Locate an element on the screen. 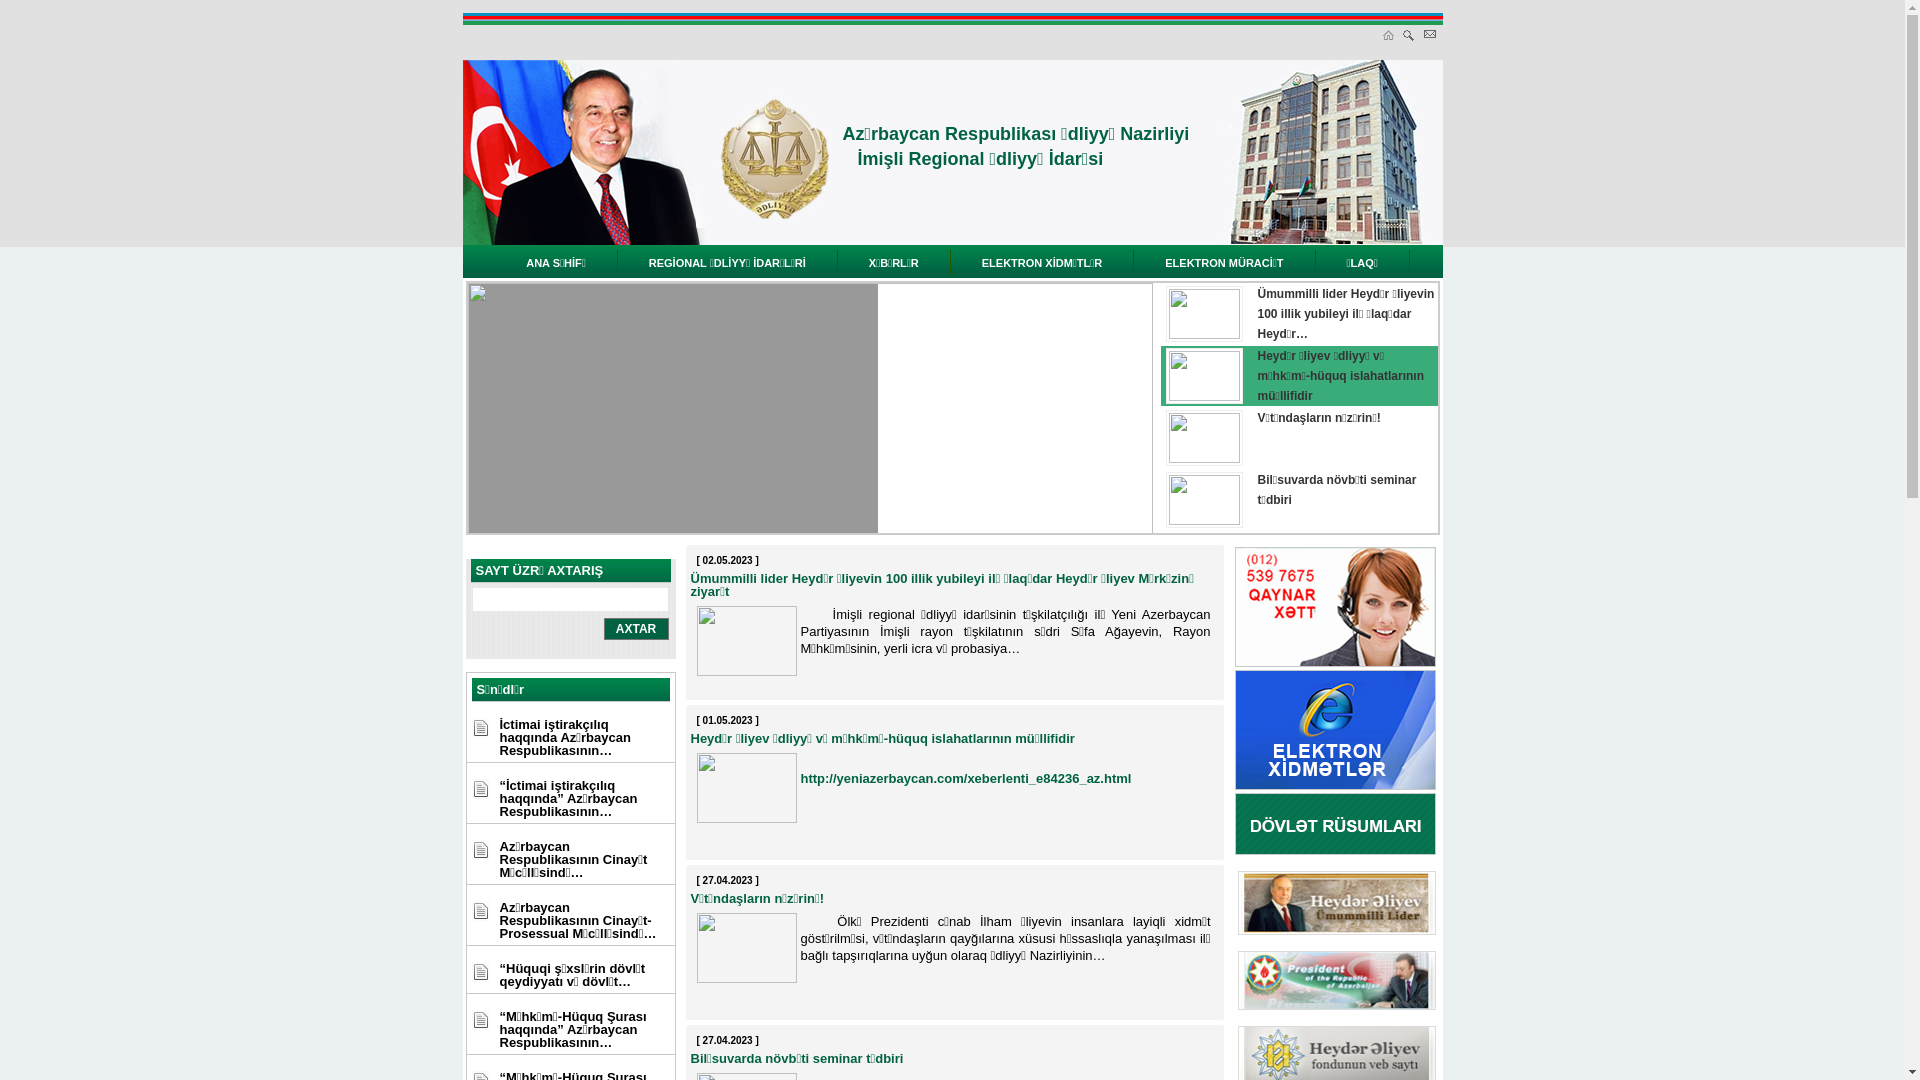  'http://yeniazerbaycan.com/xeberlenti_e84236_az.html' is located at coordinates (965, 777).